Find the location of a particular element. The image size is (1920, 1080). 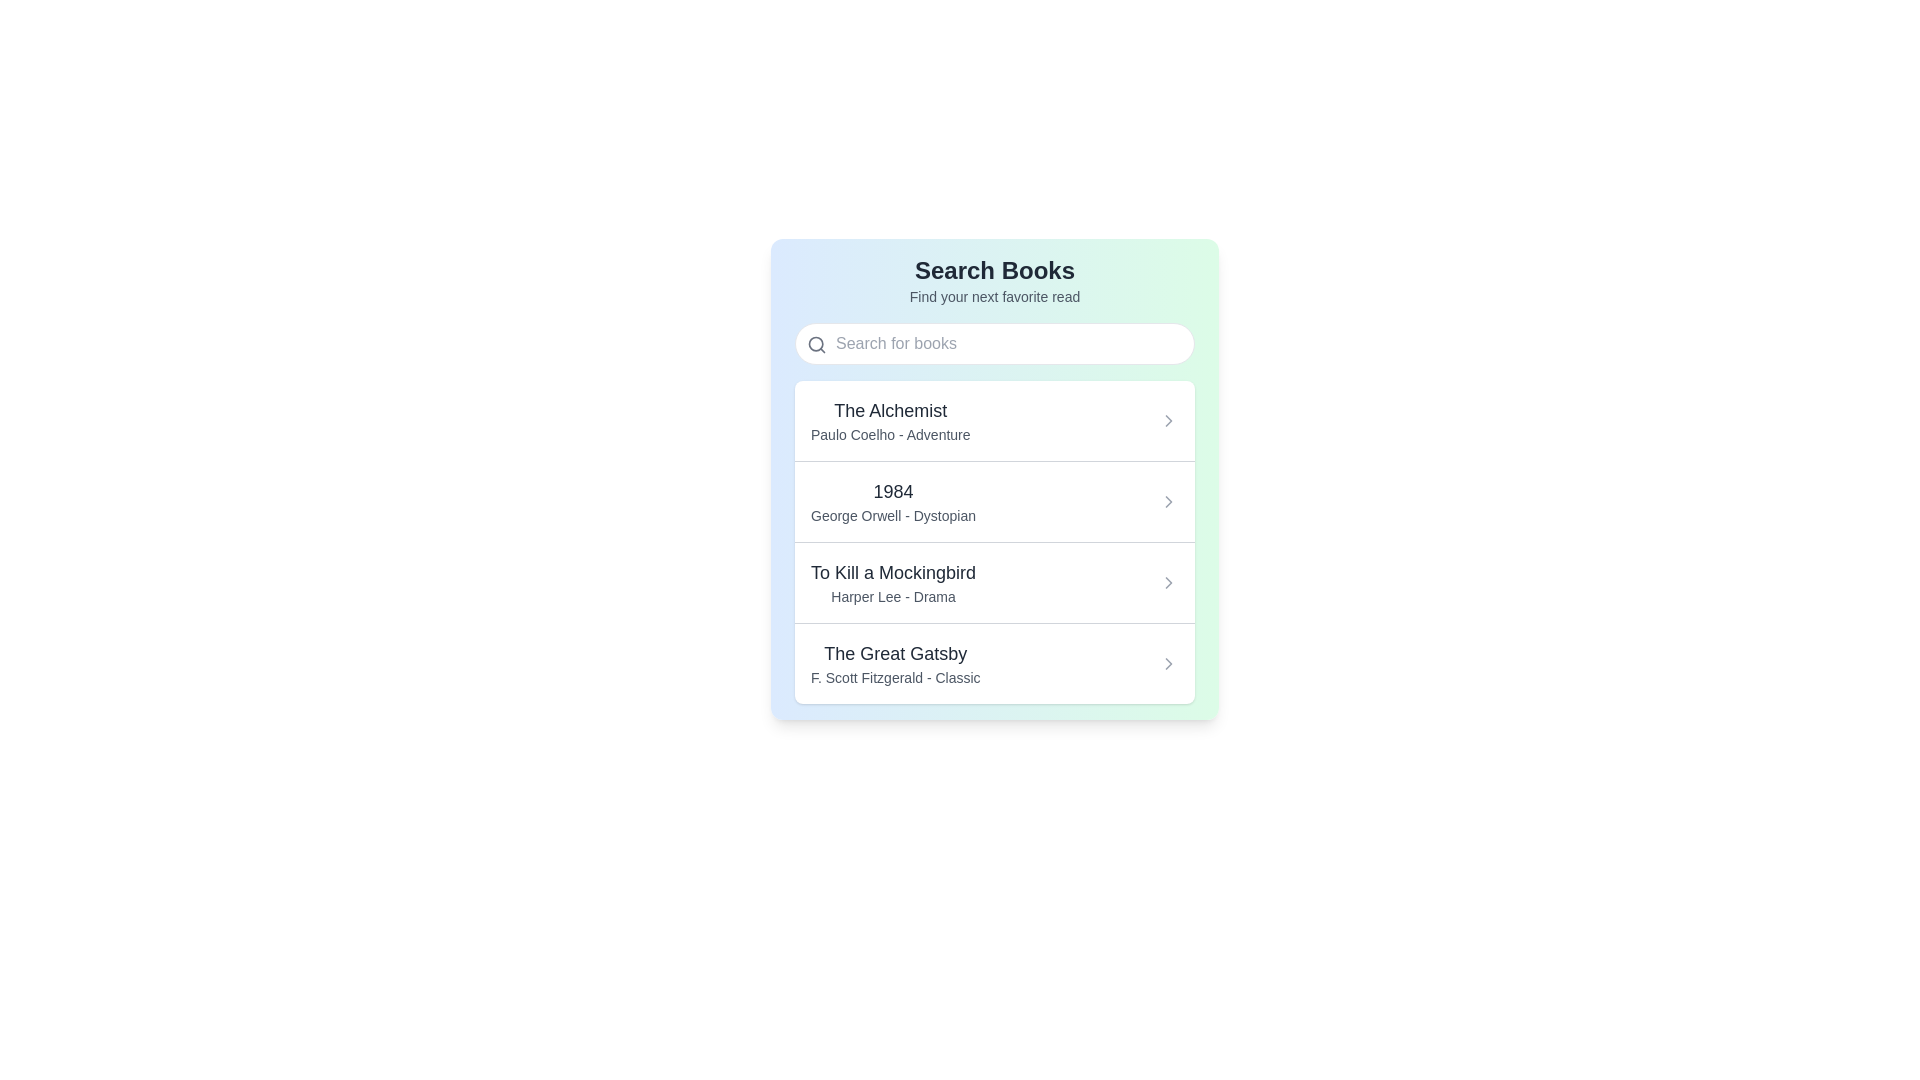

the Text Label that identifies the author and genre of 'The Great Gatsby', located directly beneath the title is located at coordinates (894, 677).